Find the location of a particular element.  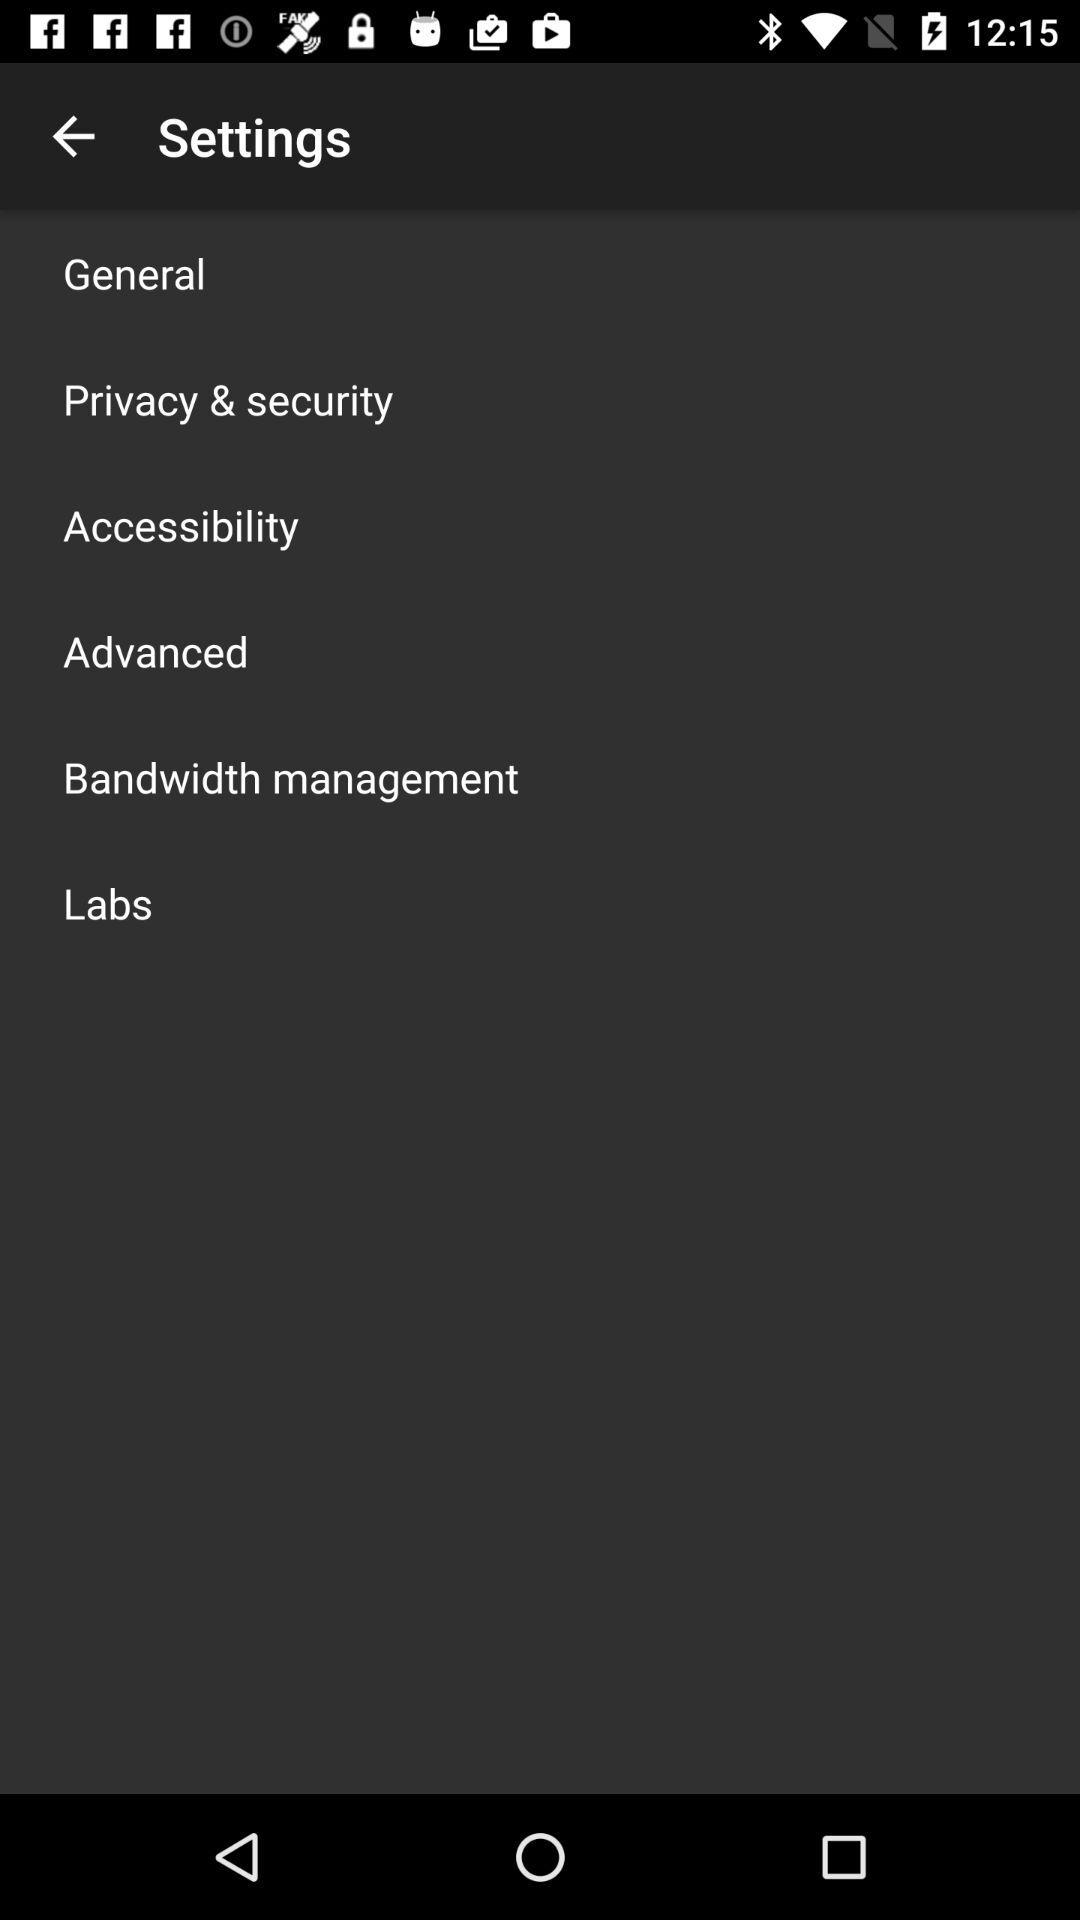

accessibility app is located at coordinates (181, 524).